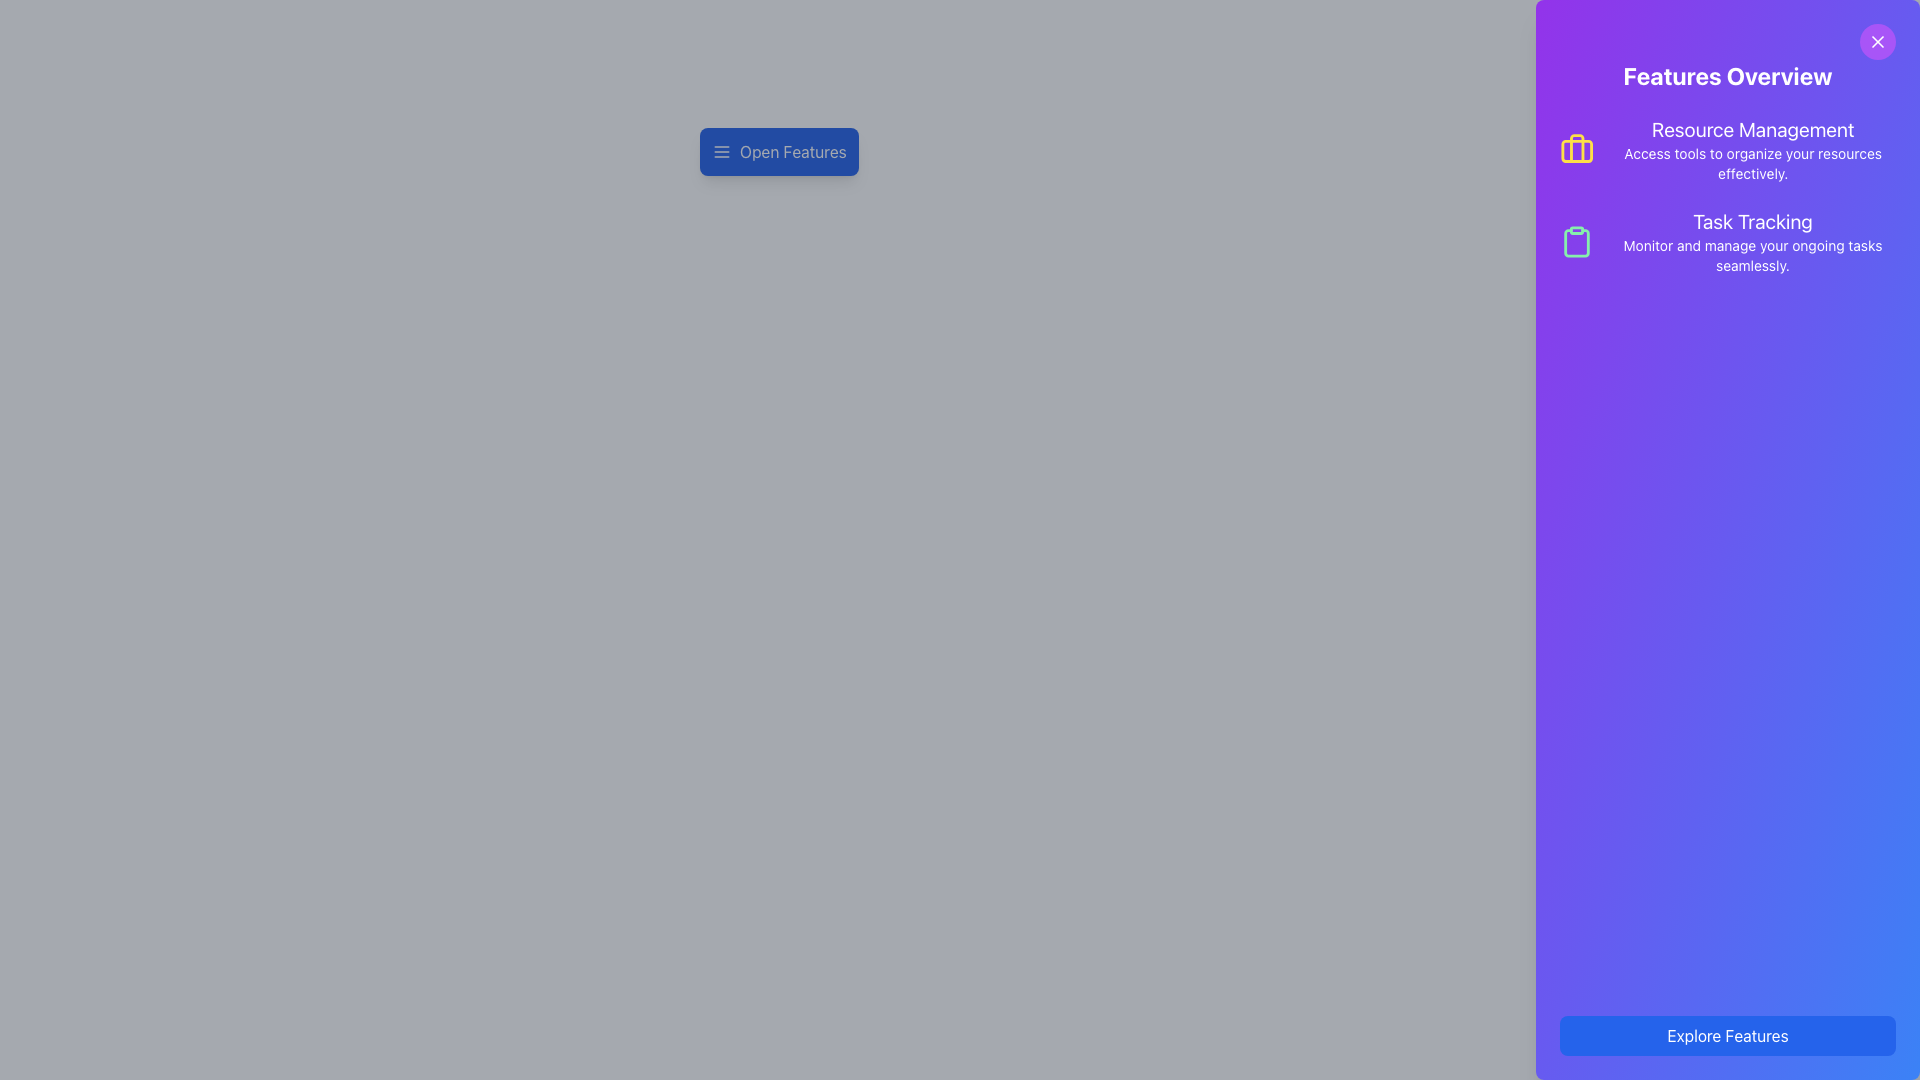  I want to click on the second List Item with Icon and Text that features a green clipboard icon and the title 'Task Tracking' in a purple gradient panel, located below 'Resource Management', so click(1727, 241).